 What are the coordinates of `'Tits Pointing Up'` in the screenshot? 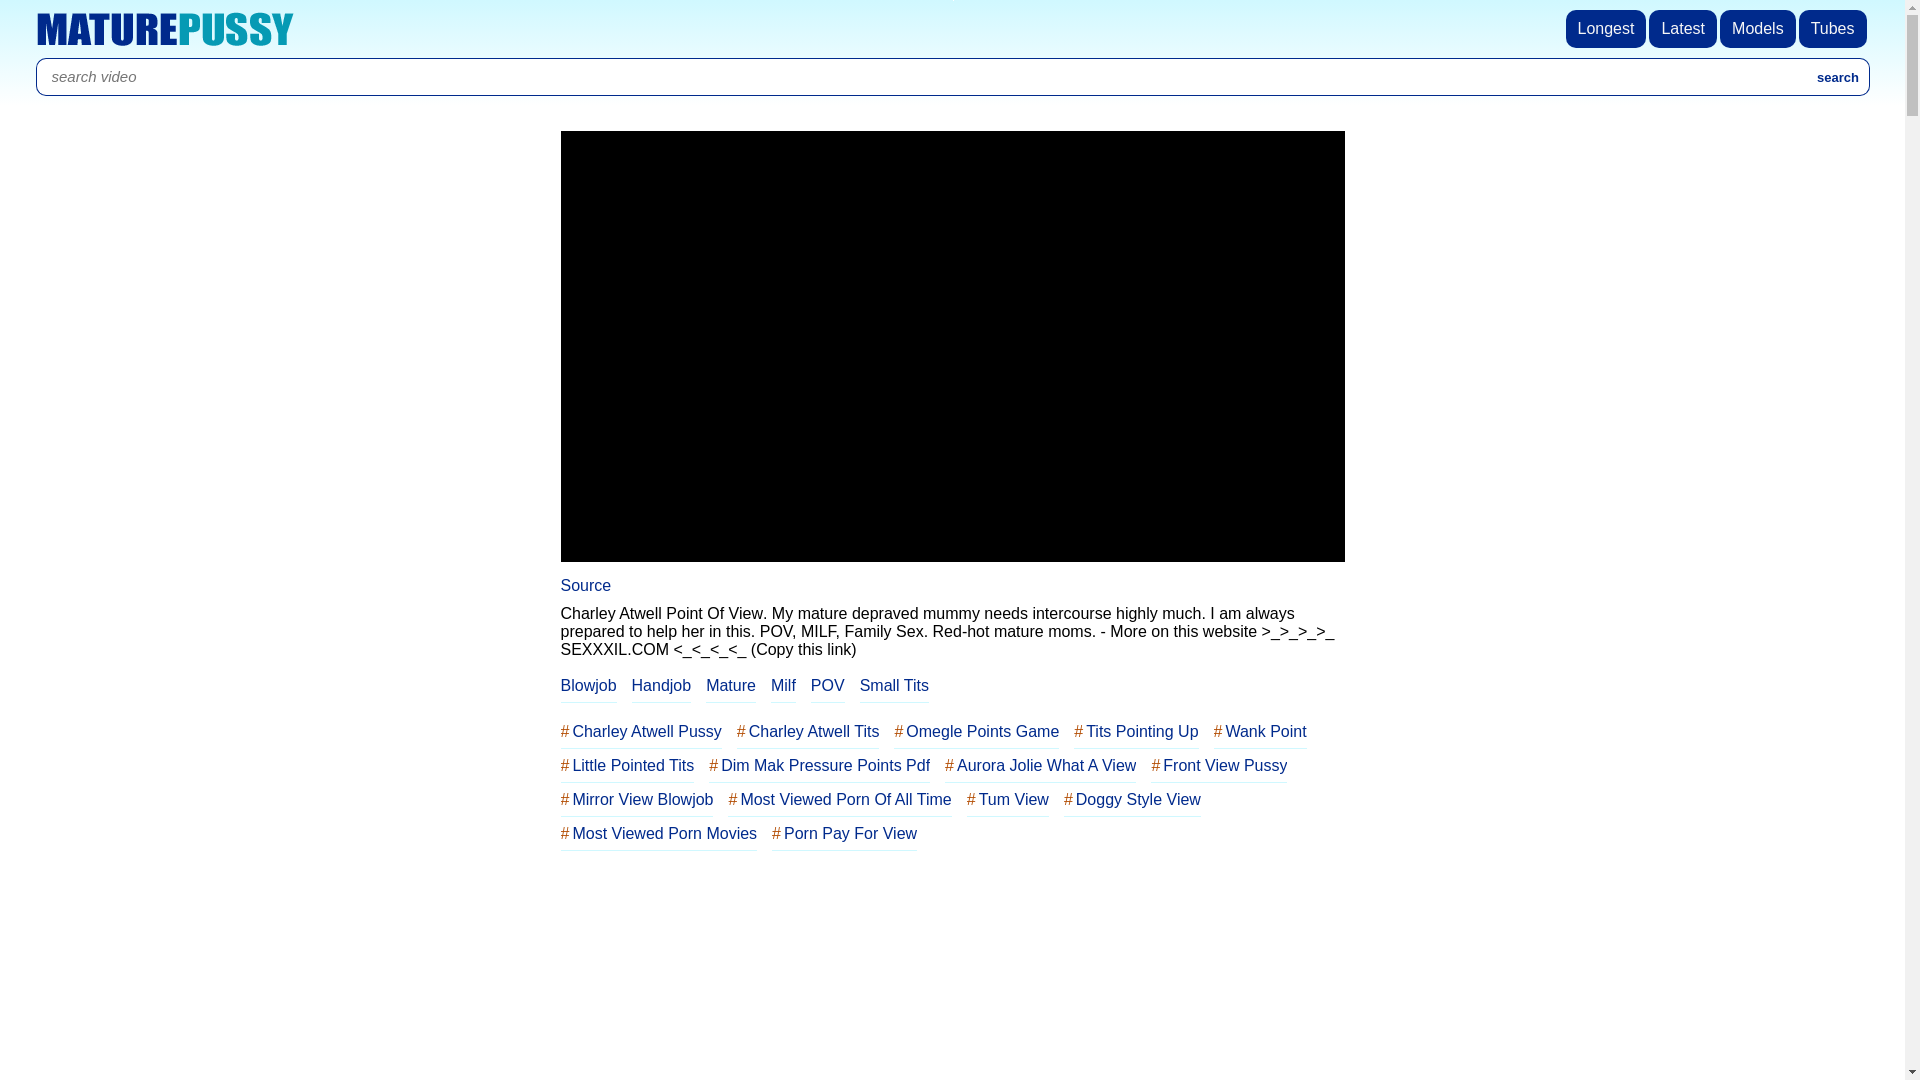 It's located at (1136, 732).